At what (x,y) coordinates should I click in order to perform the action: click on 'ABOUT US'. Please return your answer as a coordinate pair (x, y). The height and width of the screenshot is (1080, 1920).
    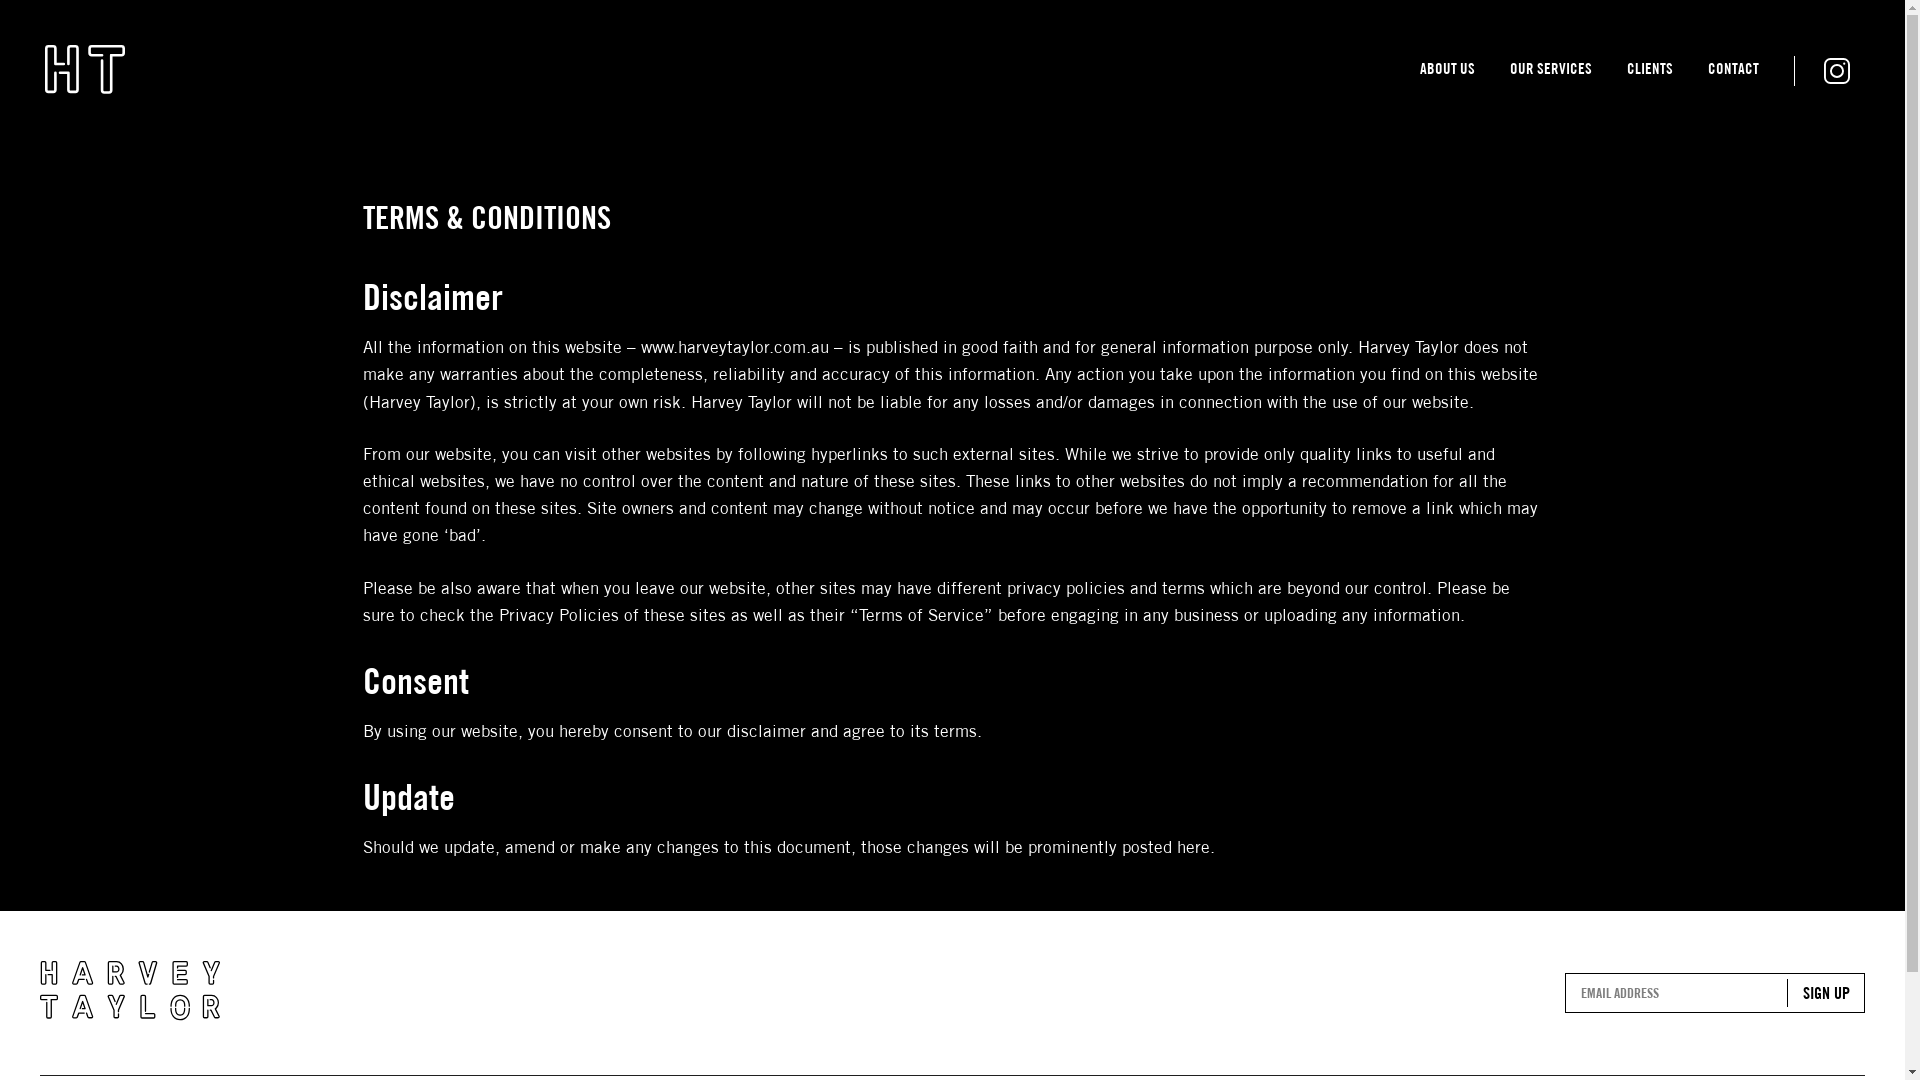
    Looking at the image, I should click on (1447, 72).